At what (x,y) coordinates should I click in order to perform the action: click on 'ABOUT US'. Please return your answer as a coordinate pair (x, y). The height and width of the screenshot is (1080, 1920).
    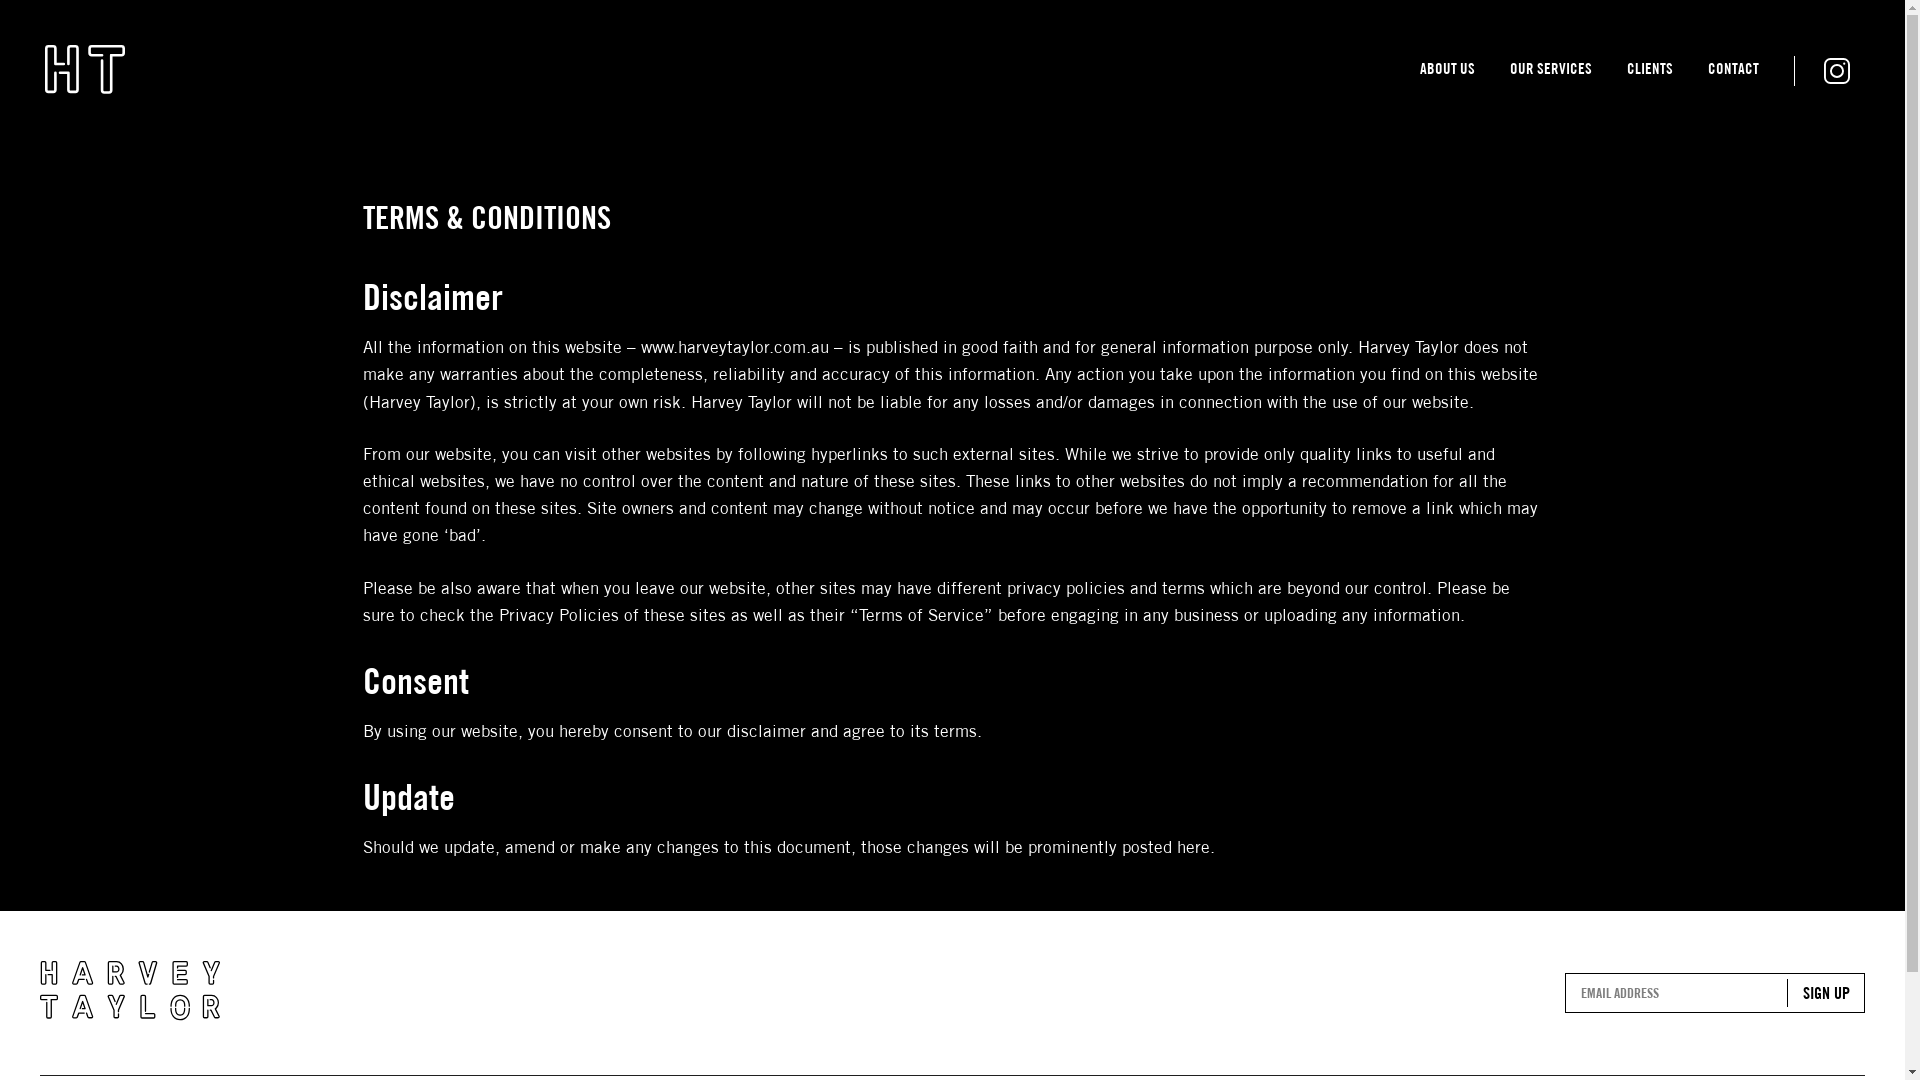
    Looking at the image, I should click on (1447, 72).